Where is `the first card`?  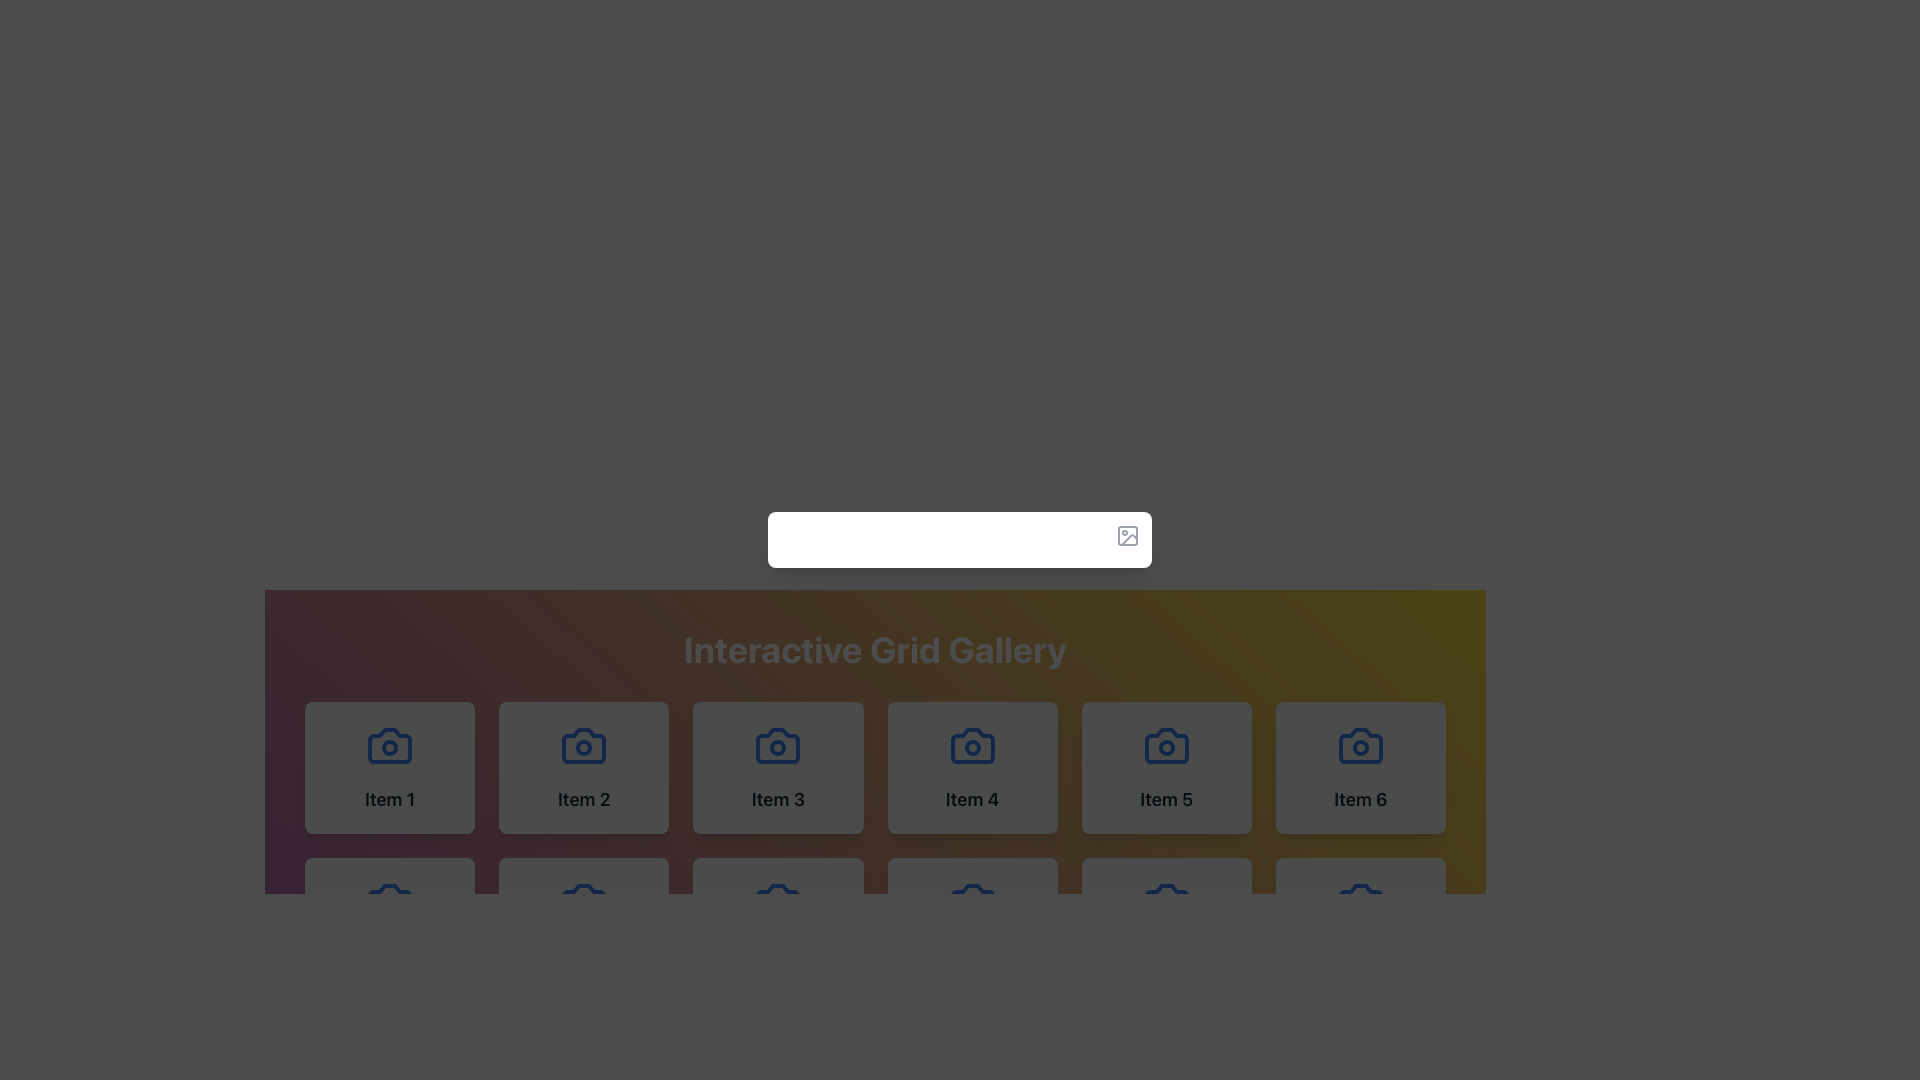 the first card is located at coordinates (390, 766).